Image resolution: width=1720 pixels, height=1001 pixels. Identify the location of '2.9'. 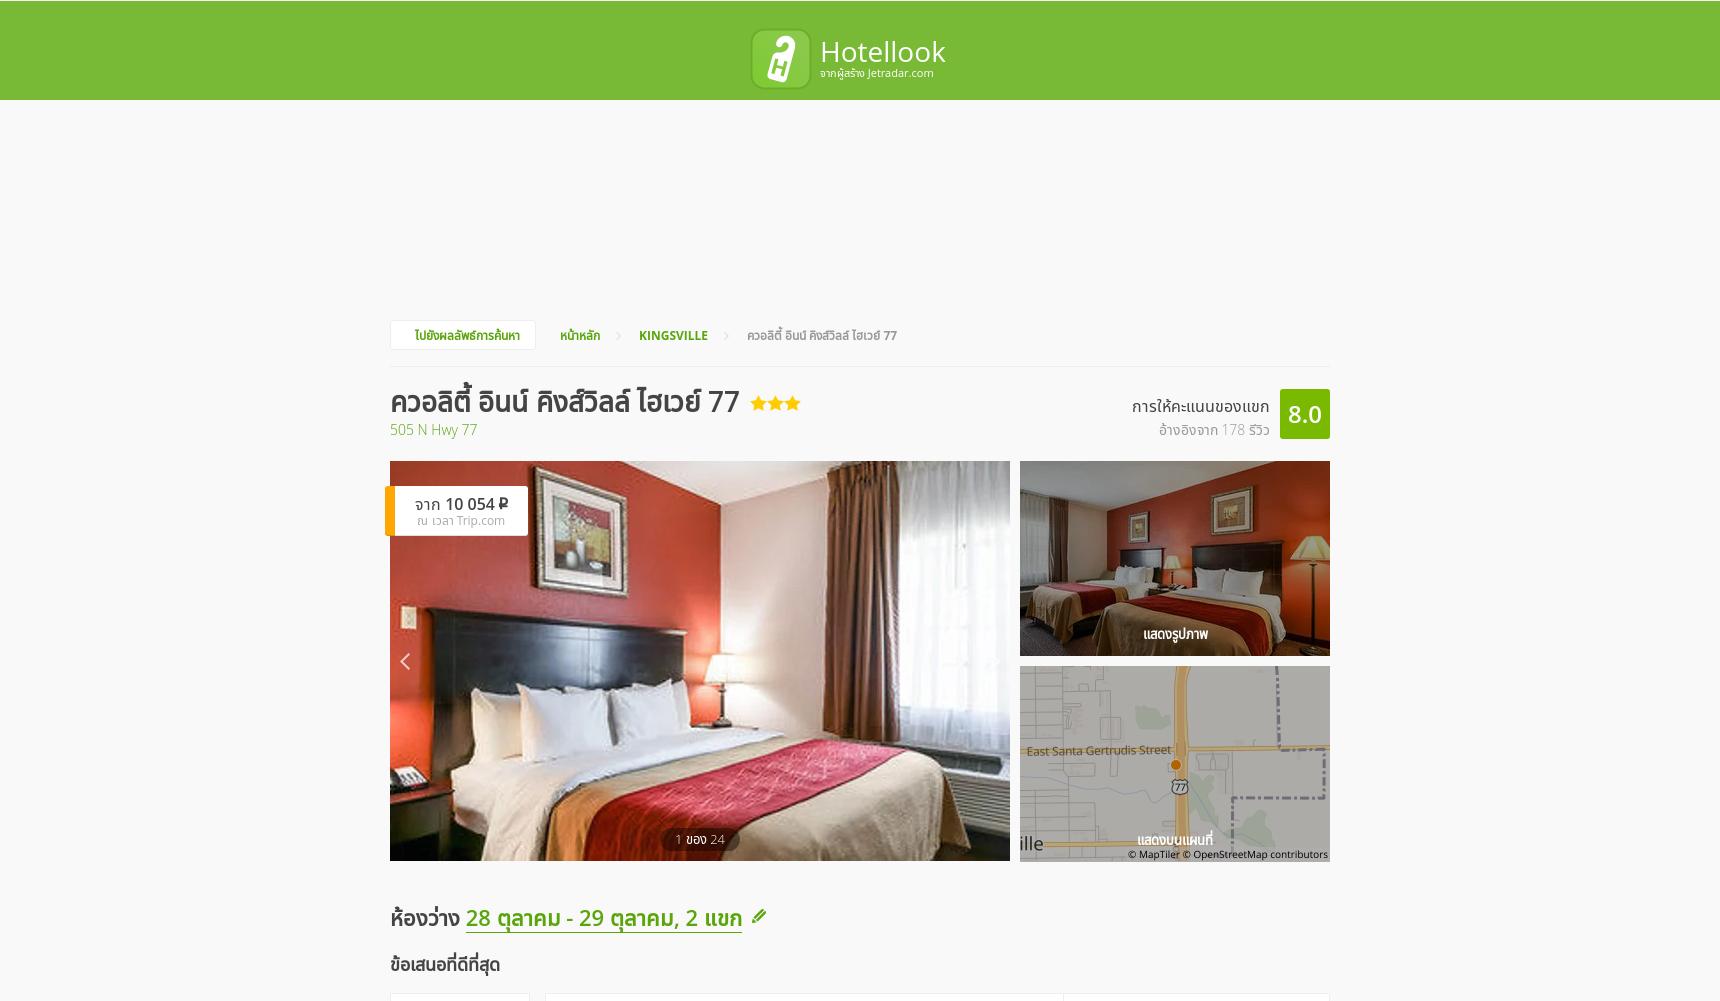
(1115, 835).